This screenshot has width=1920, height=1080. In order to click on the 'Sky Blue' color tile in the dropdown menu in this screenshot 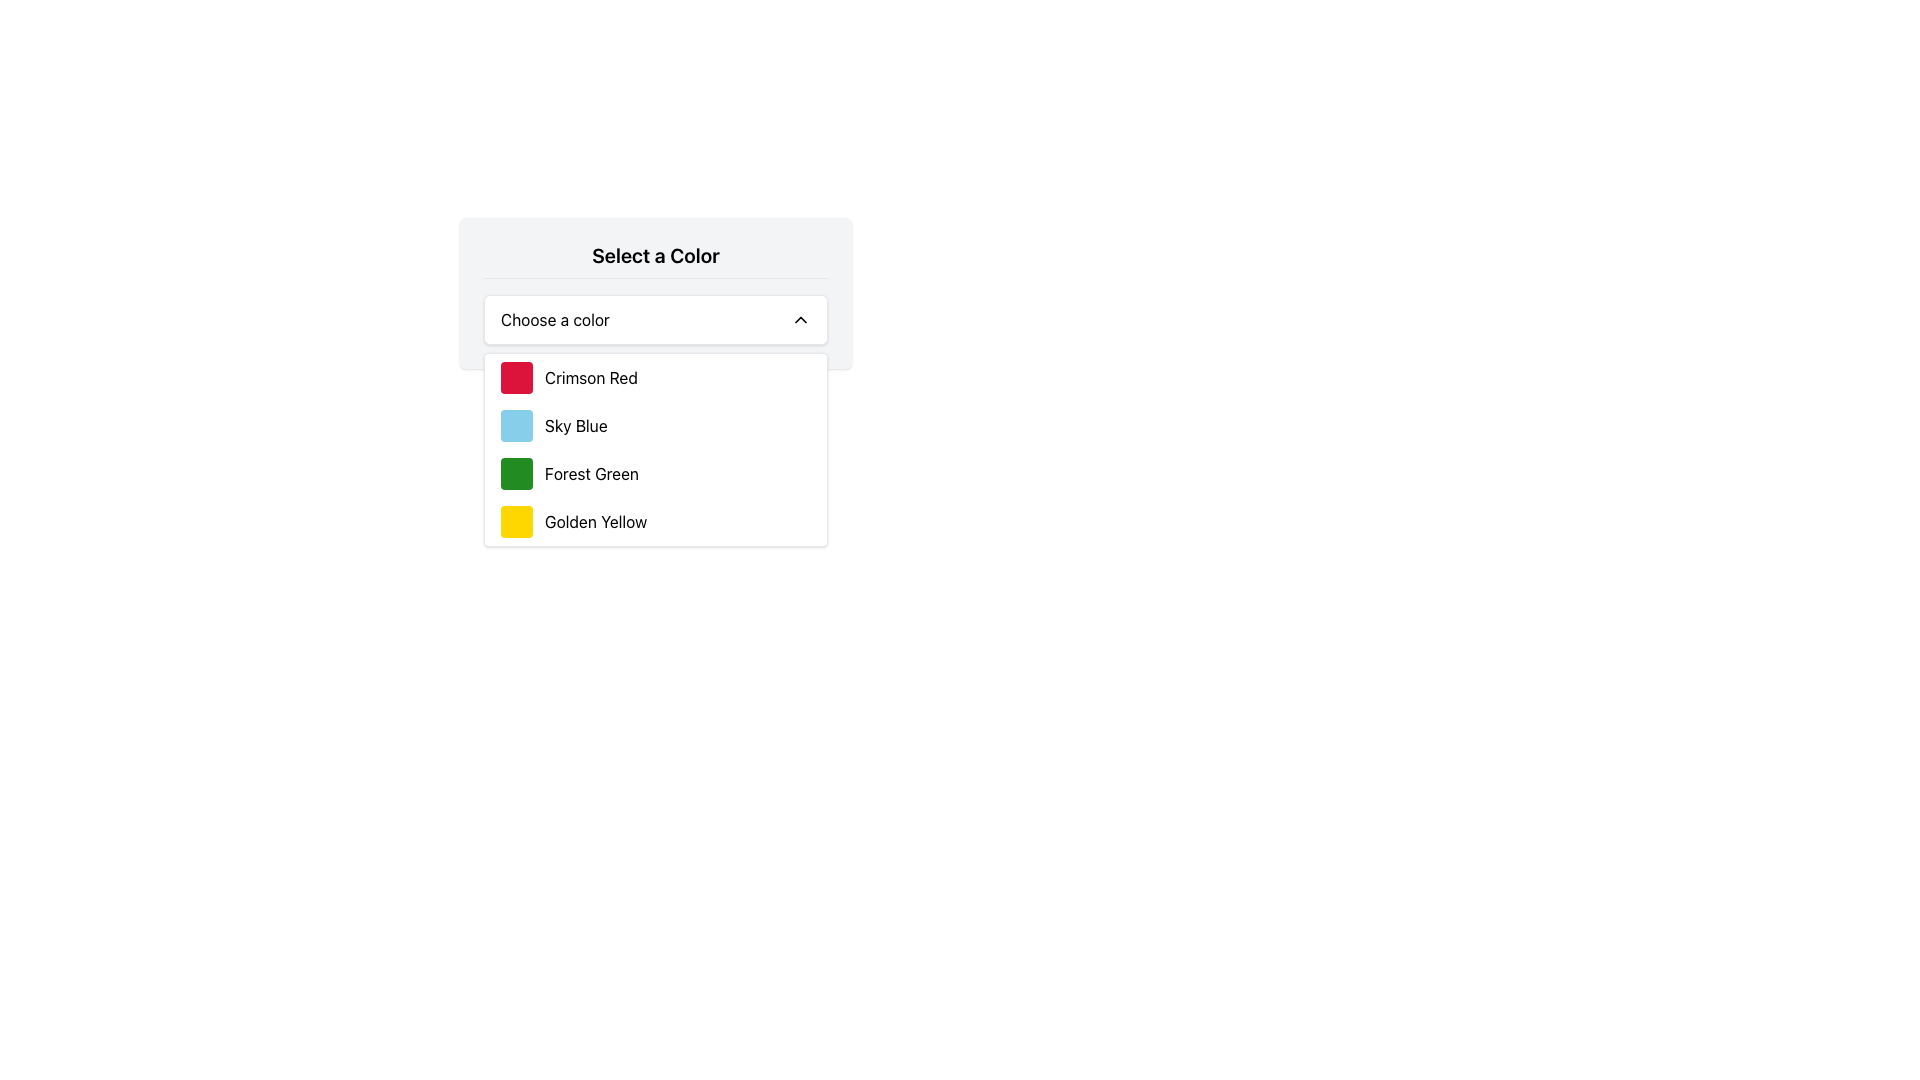, I will do `click(517, 424)`.